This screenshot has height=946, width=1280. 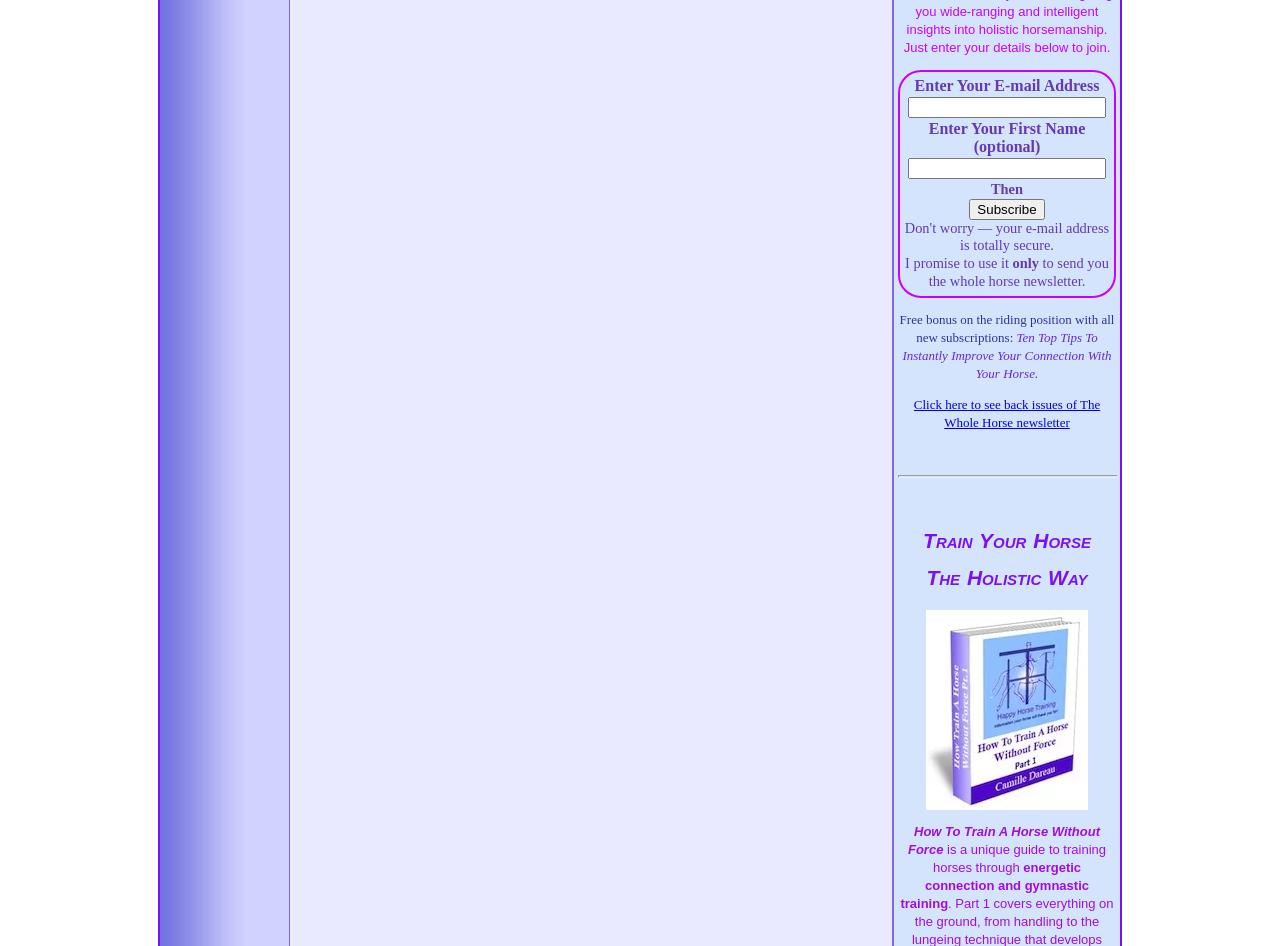 What do you see at coordinates (1006, 411) in the screenshot?
I see `'Click here to see back issues of The Whole Horse newsletter'` at bounding box center [1006, 411].